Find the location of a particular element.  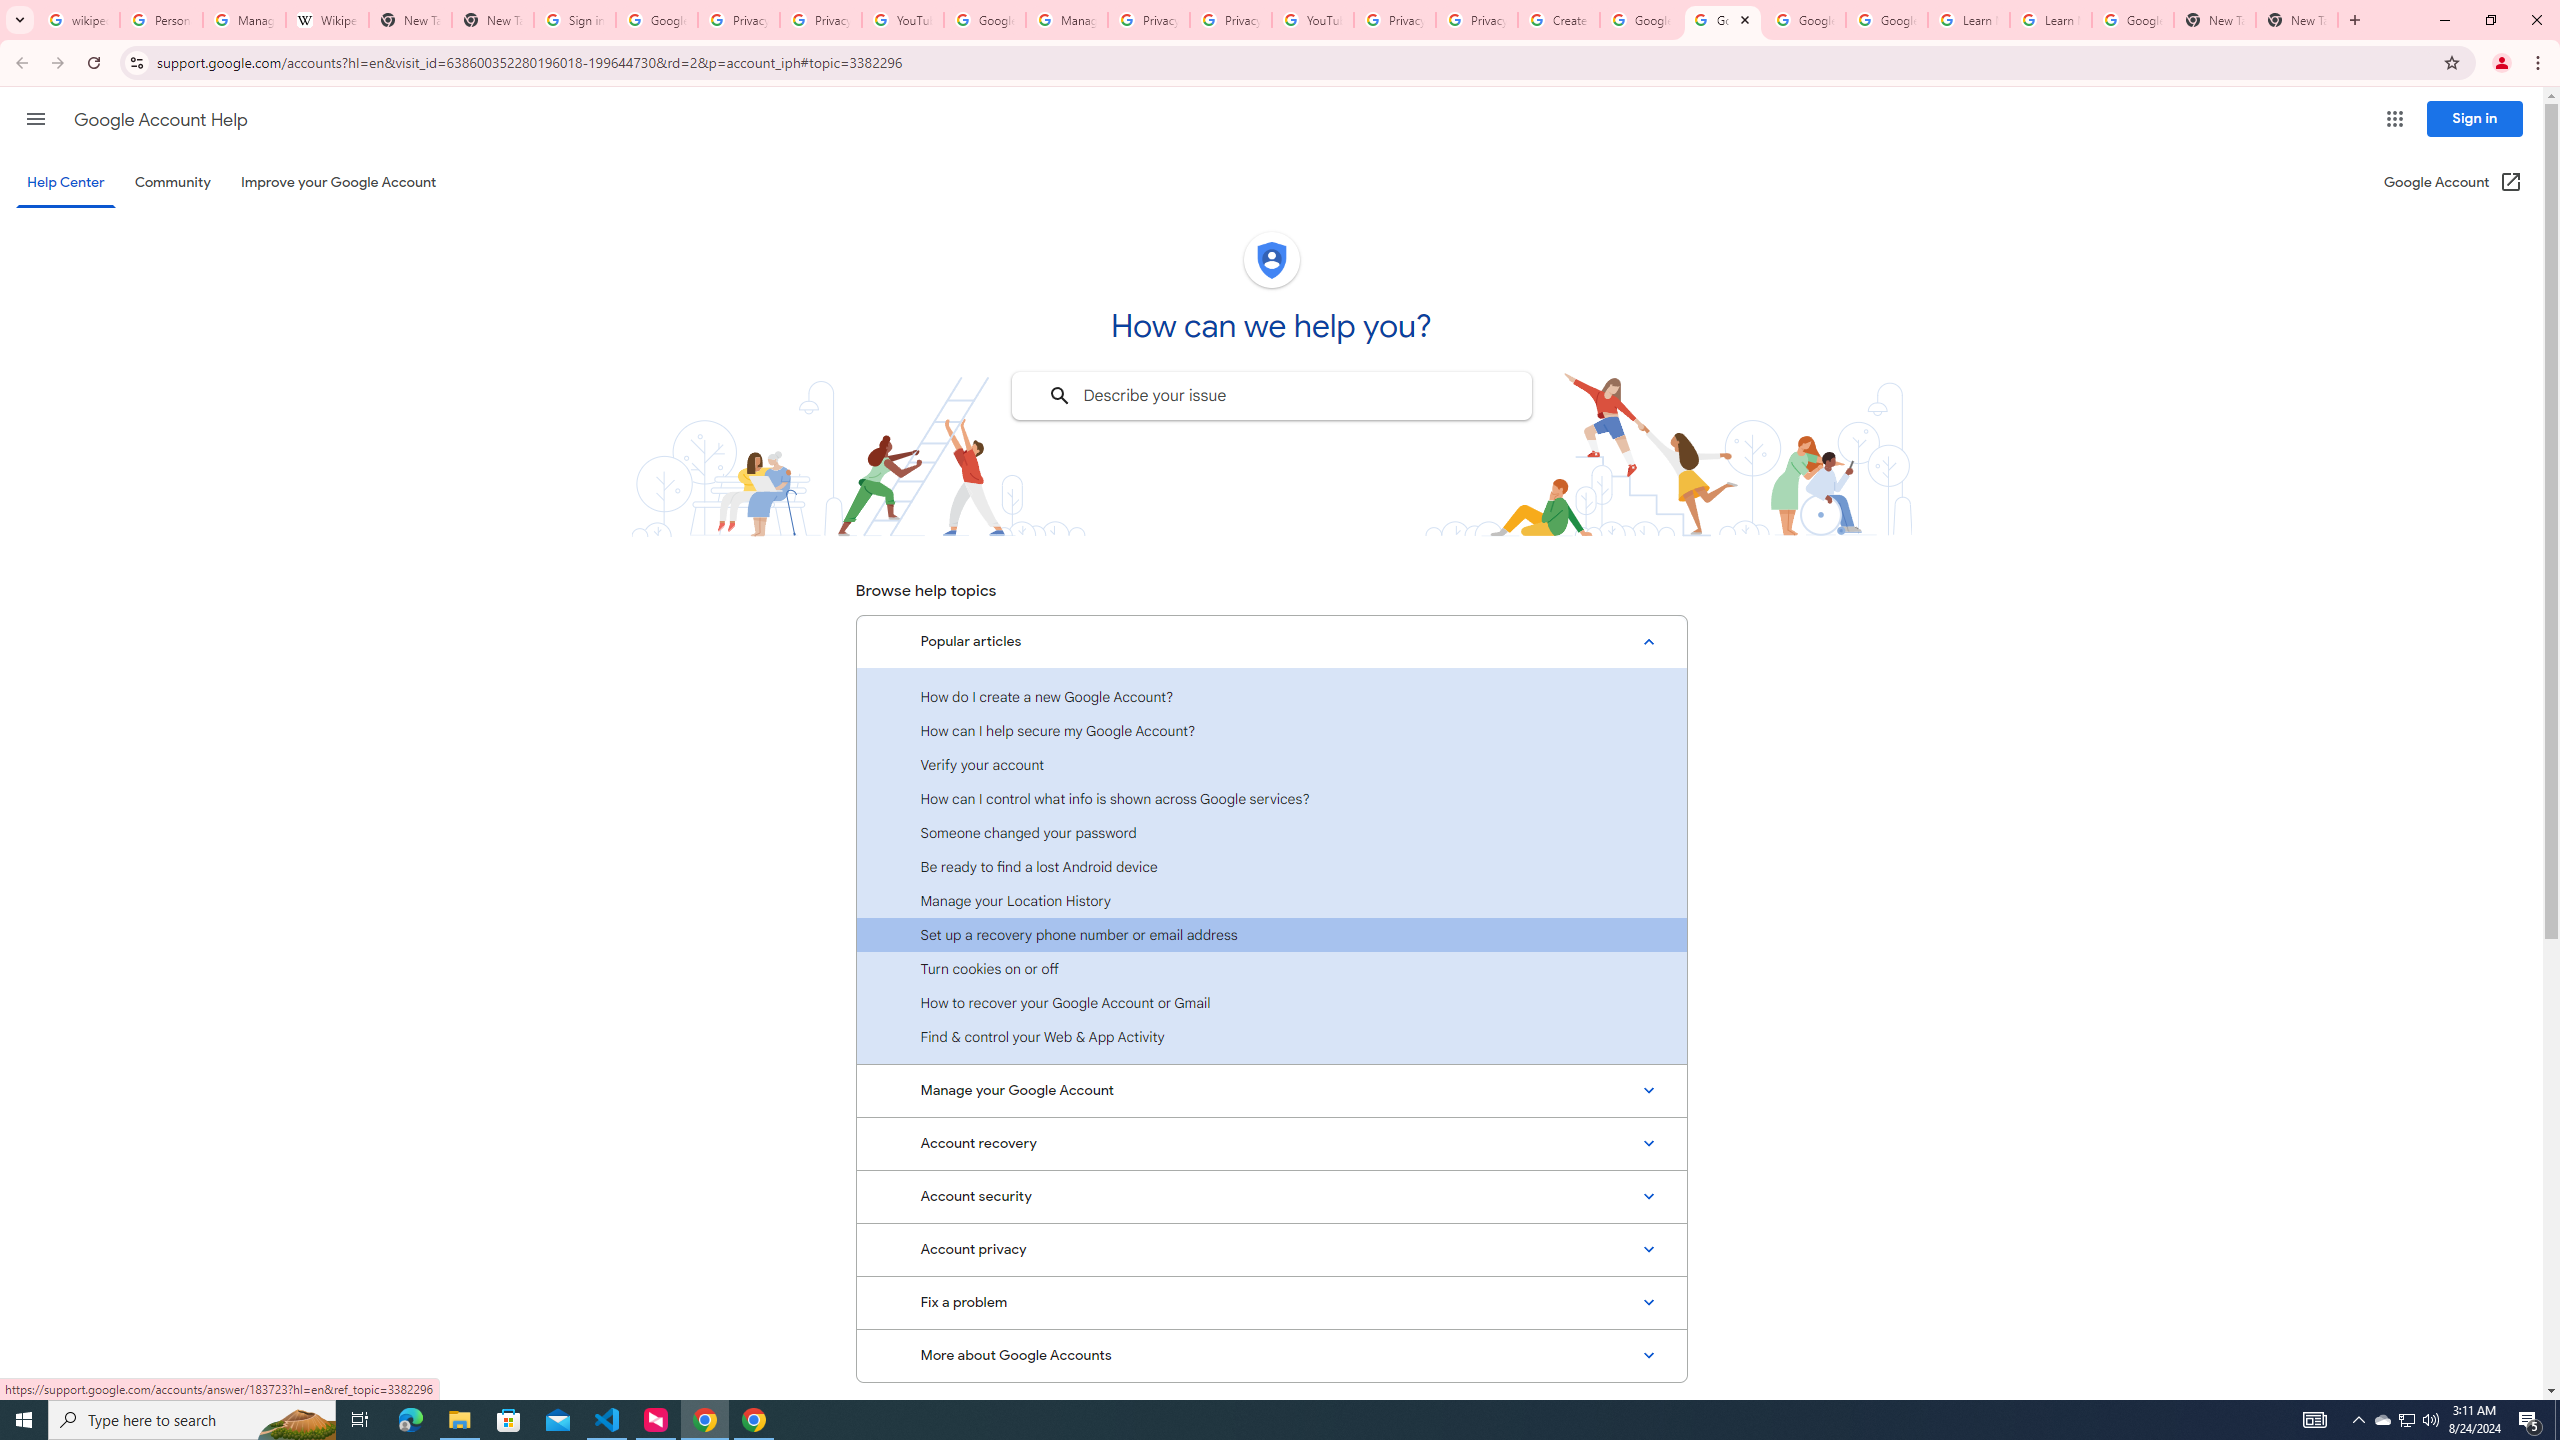

'Improve your Google Account' is located at coordinates (338, 181).